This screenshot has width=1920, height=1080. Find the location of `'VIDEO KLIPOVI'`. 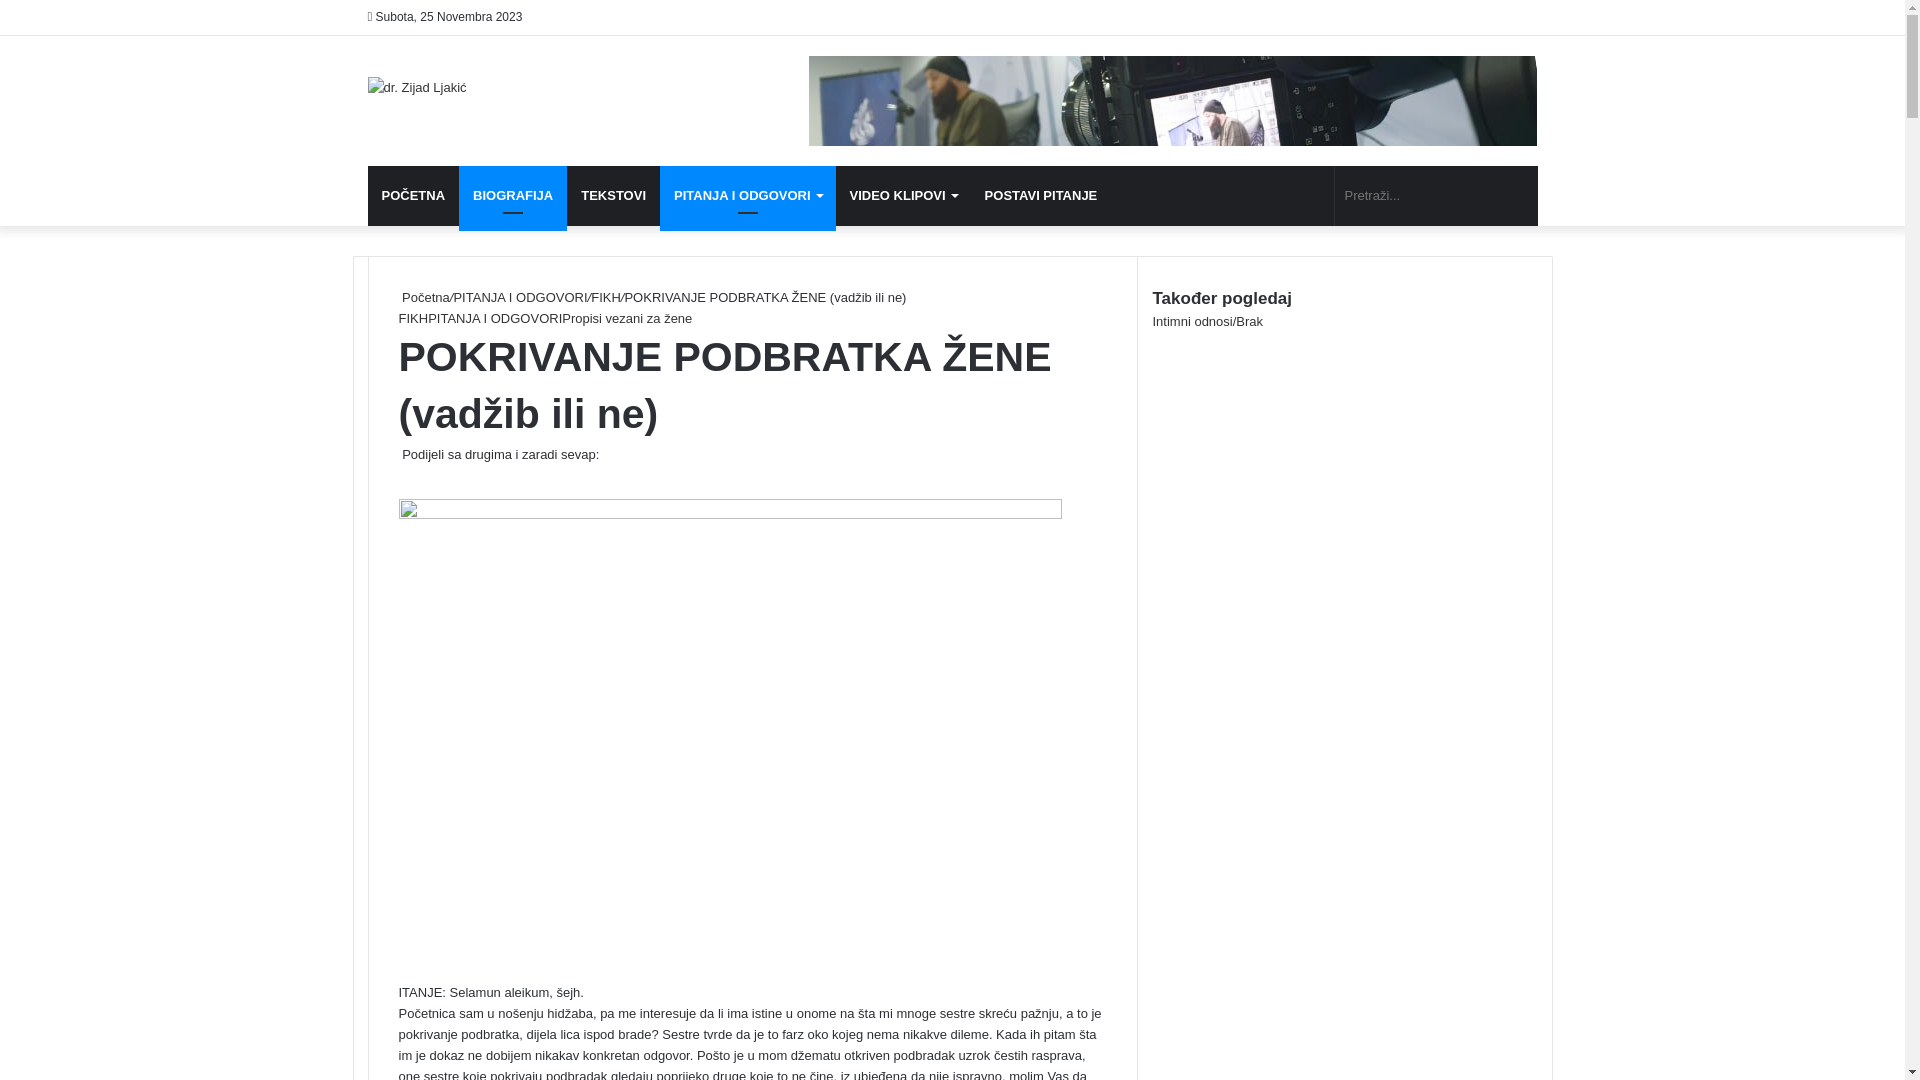

'VIDEO KLIPOVI' is located at coordinates (902, 196).